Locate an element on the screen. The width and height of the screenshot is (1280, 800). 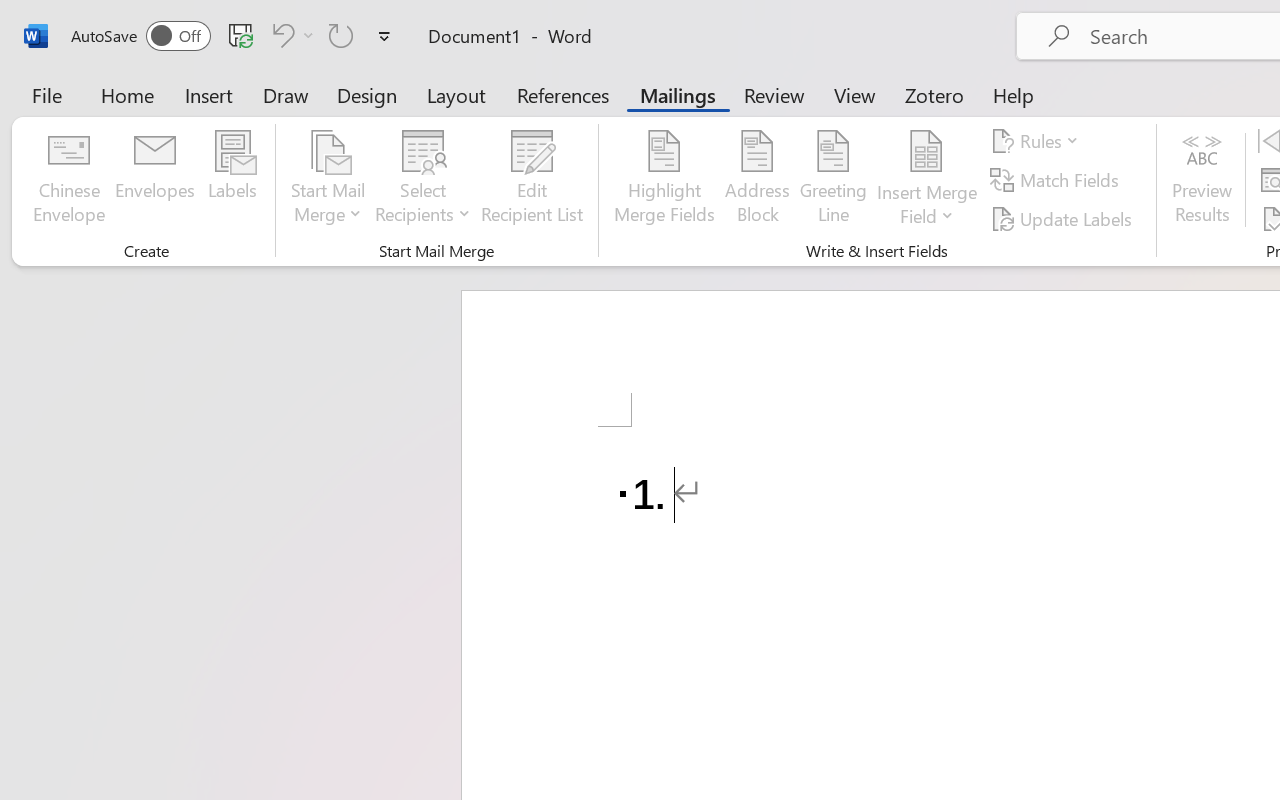
'Chinese Envelope...' is located at coordinates (69, 179).